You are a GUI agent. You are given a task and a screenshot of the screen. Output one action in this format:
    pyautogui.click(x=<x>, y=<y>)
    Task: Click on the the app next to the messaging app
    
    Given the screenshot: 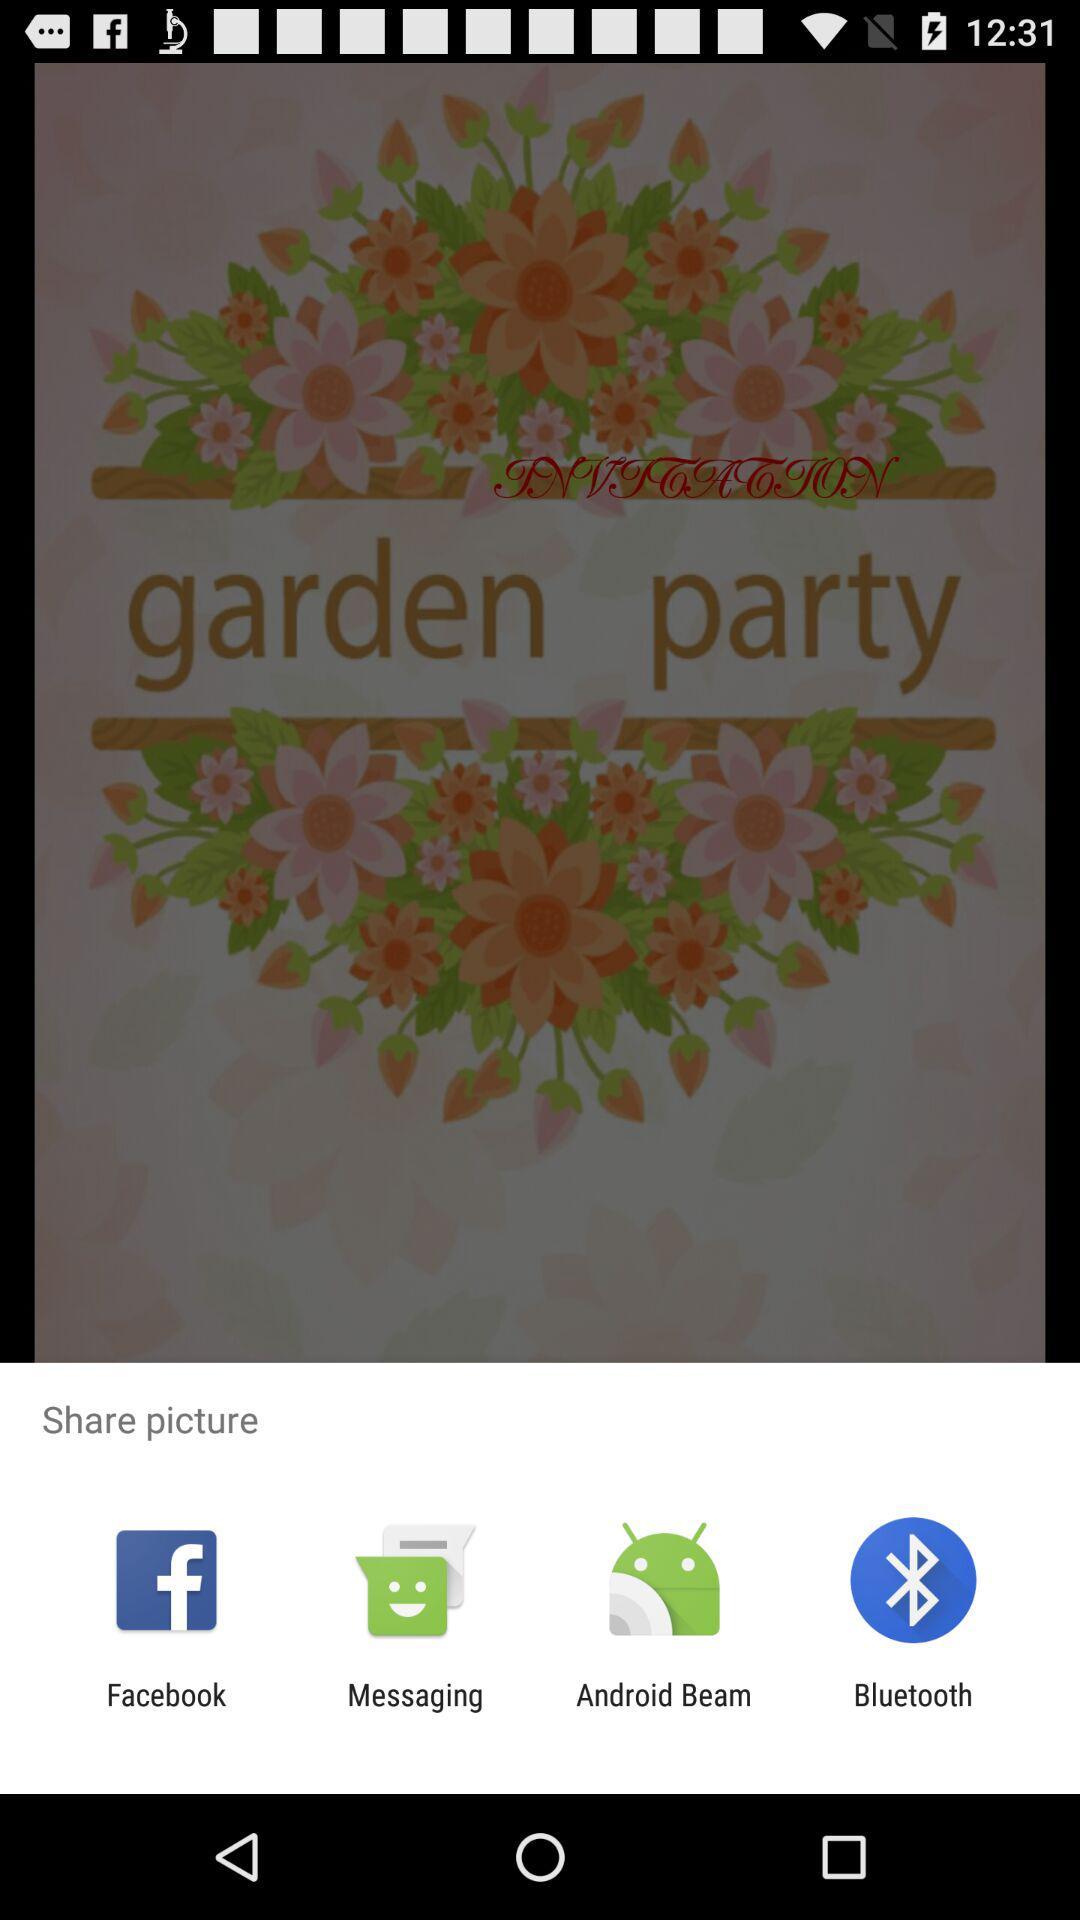 What is the action you would take?
    pyautogui.click(x=165, y=1711)
    